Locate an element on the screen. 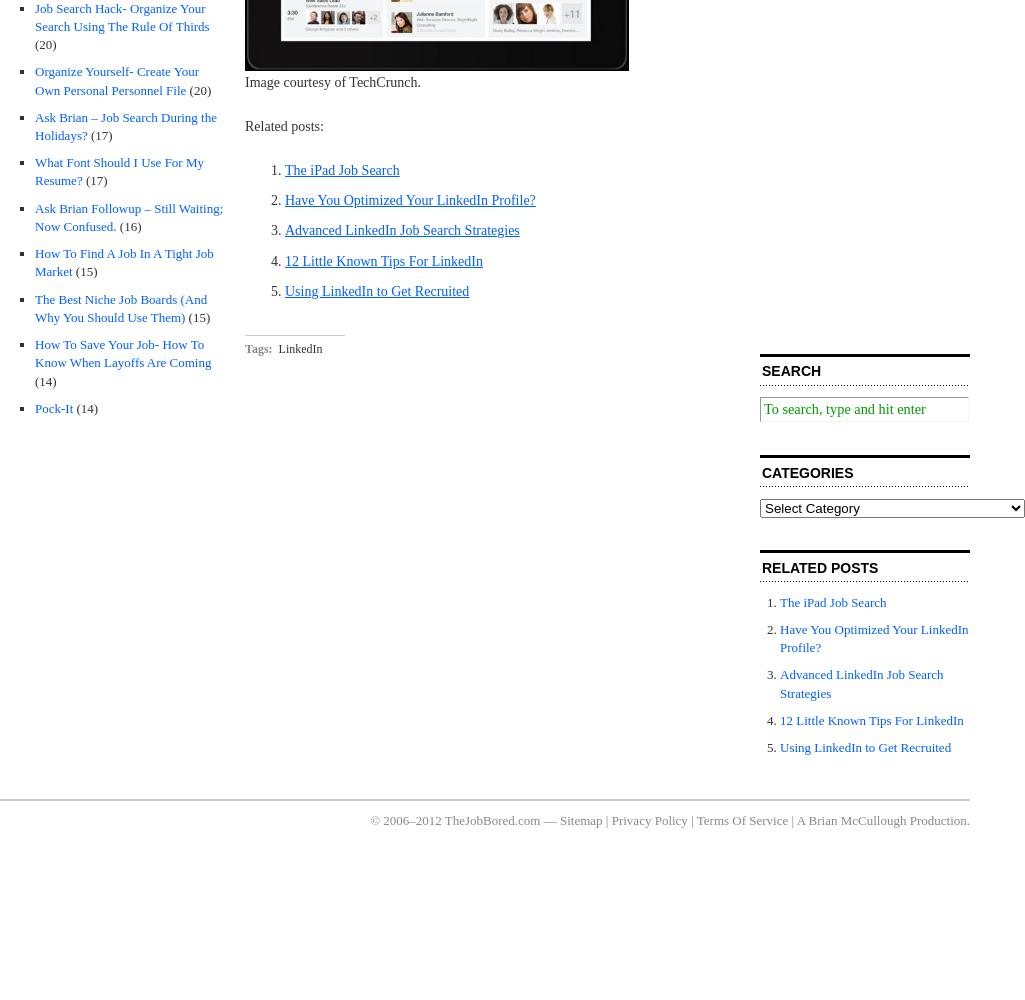 This screenshot has height=1000, width=1025. 'Privacy Policy' is located at coordinates (648, 818).